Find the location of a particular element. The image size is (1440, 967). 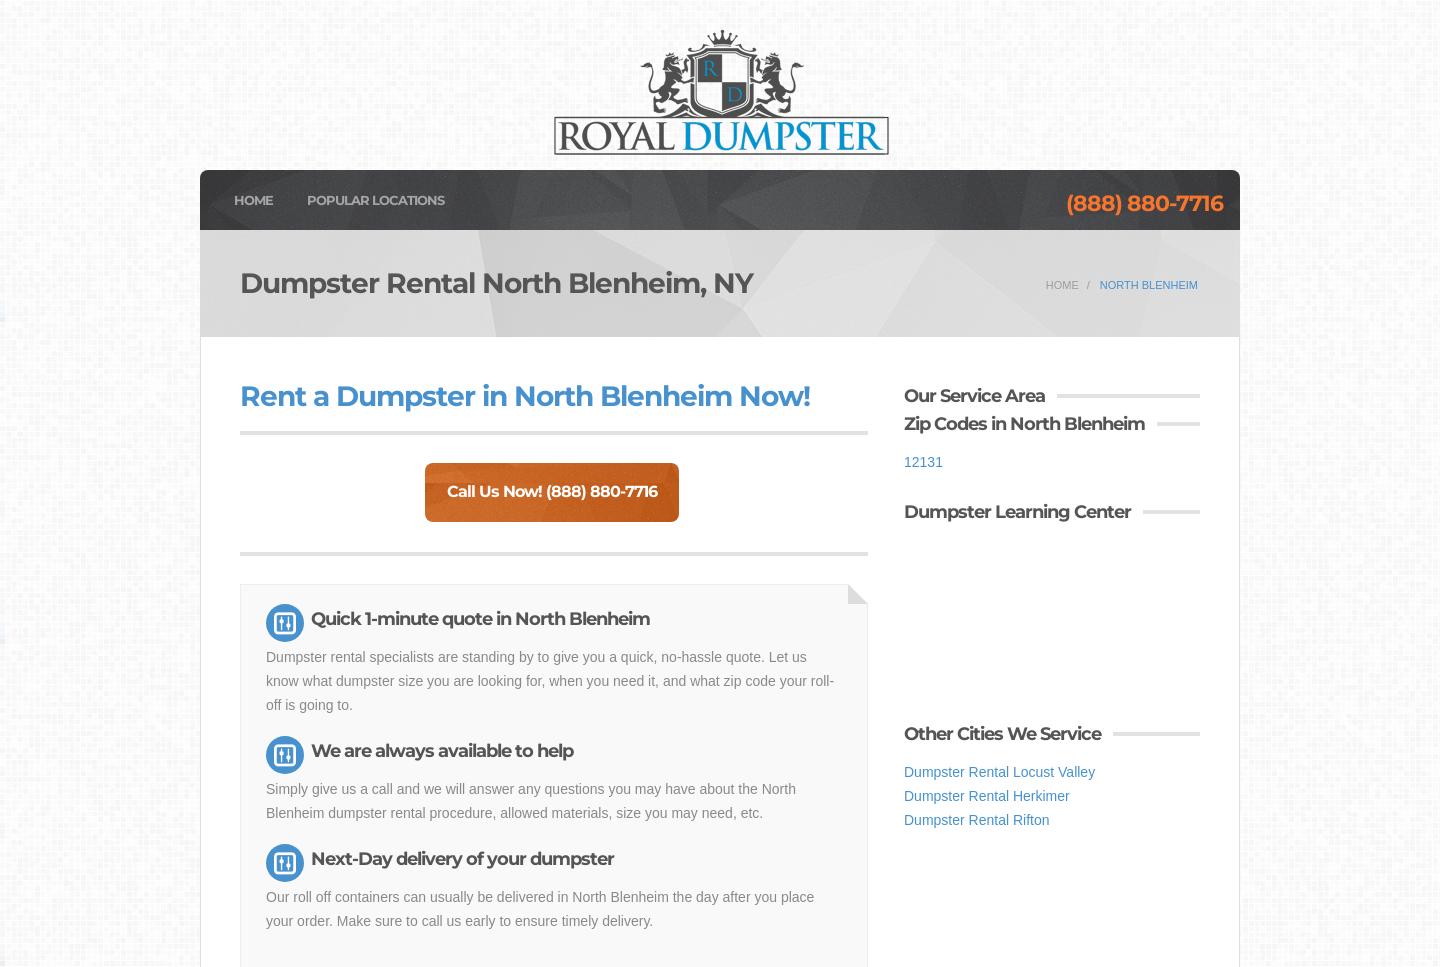

'Simply give us a call and we will answer any questions you may have about the North Blenheim dumpster rental procedure, allowed materials, size you may need, etc.' is located at coordinates (529, 799).